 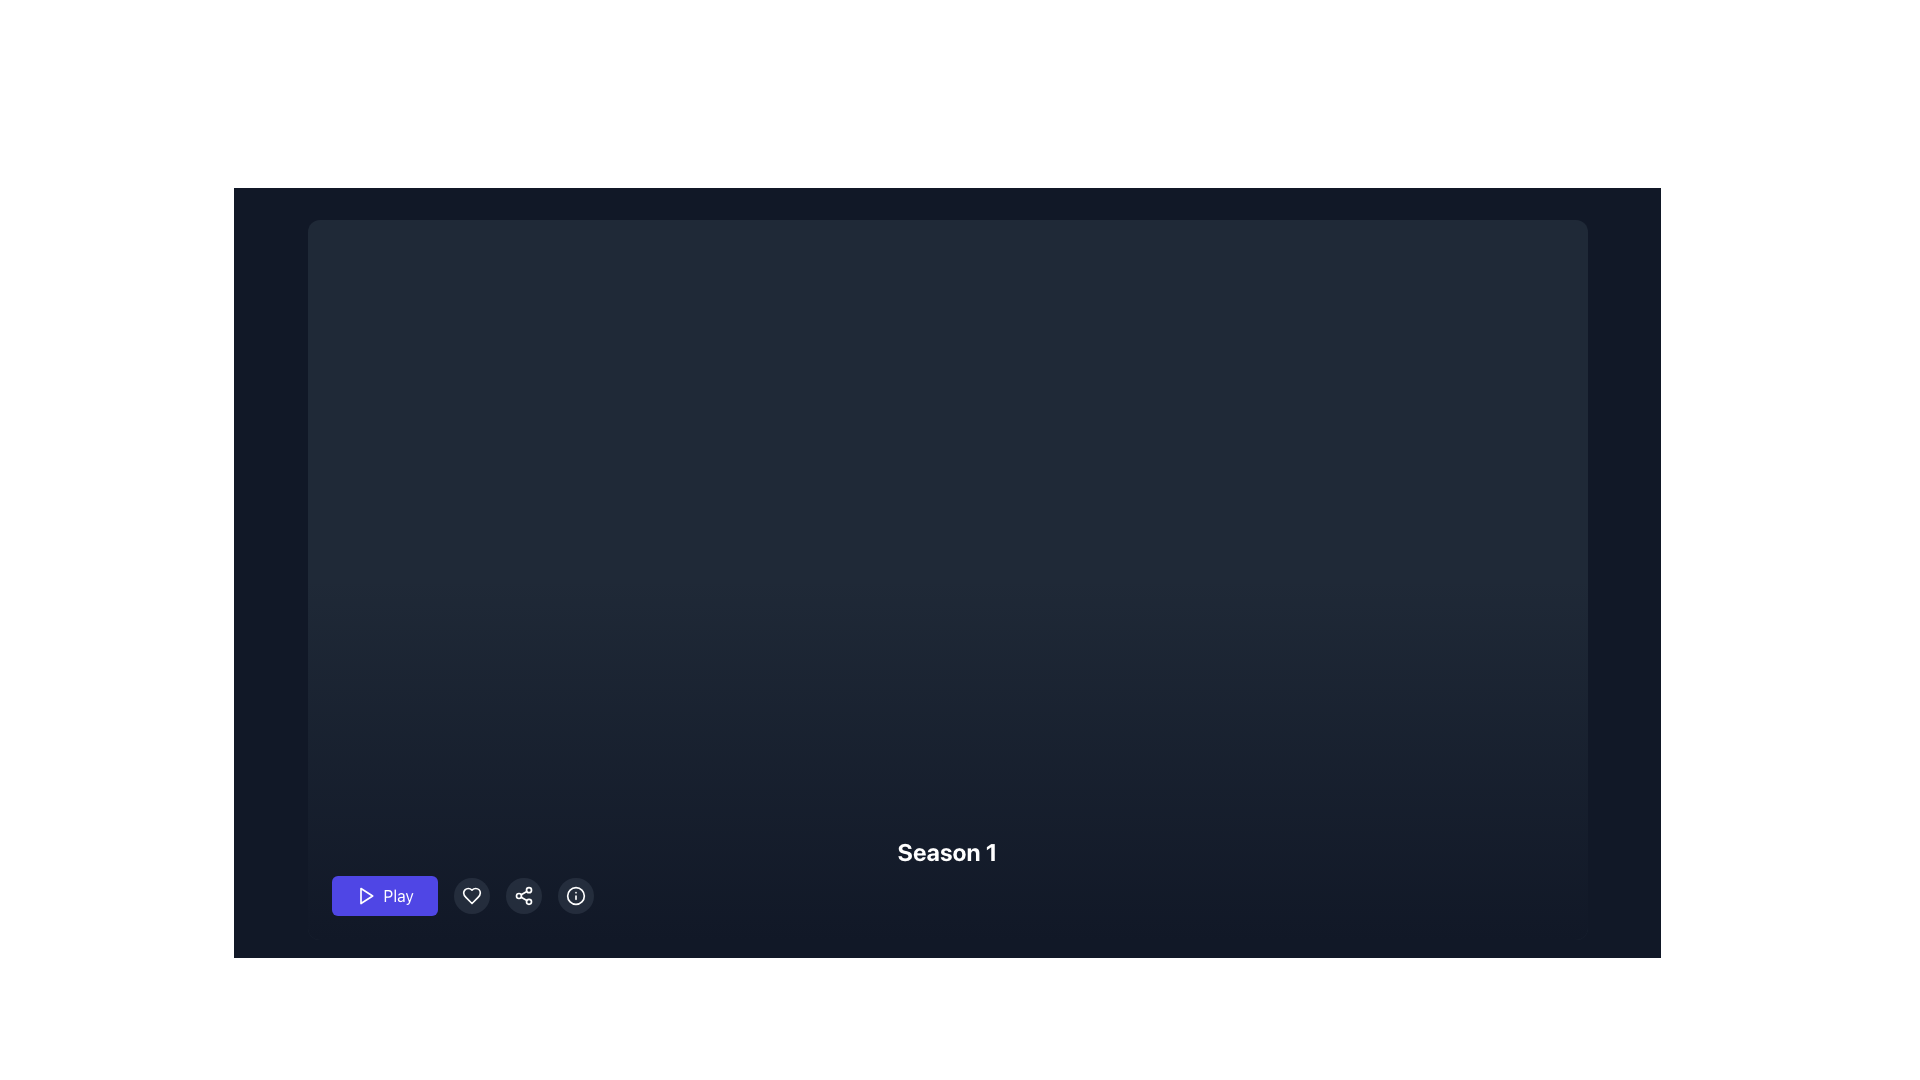 What do you see at coordinates (574, 894) in the screenshot?
I see `the circular button with a semi-transparent gray background and an 'i' icon to change its background color` at bounding box center [574, 894].